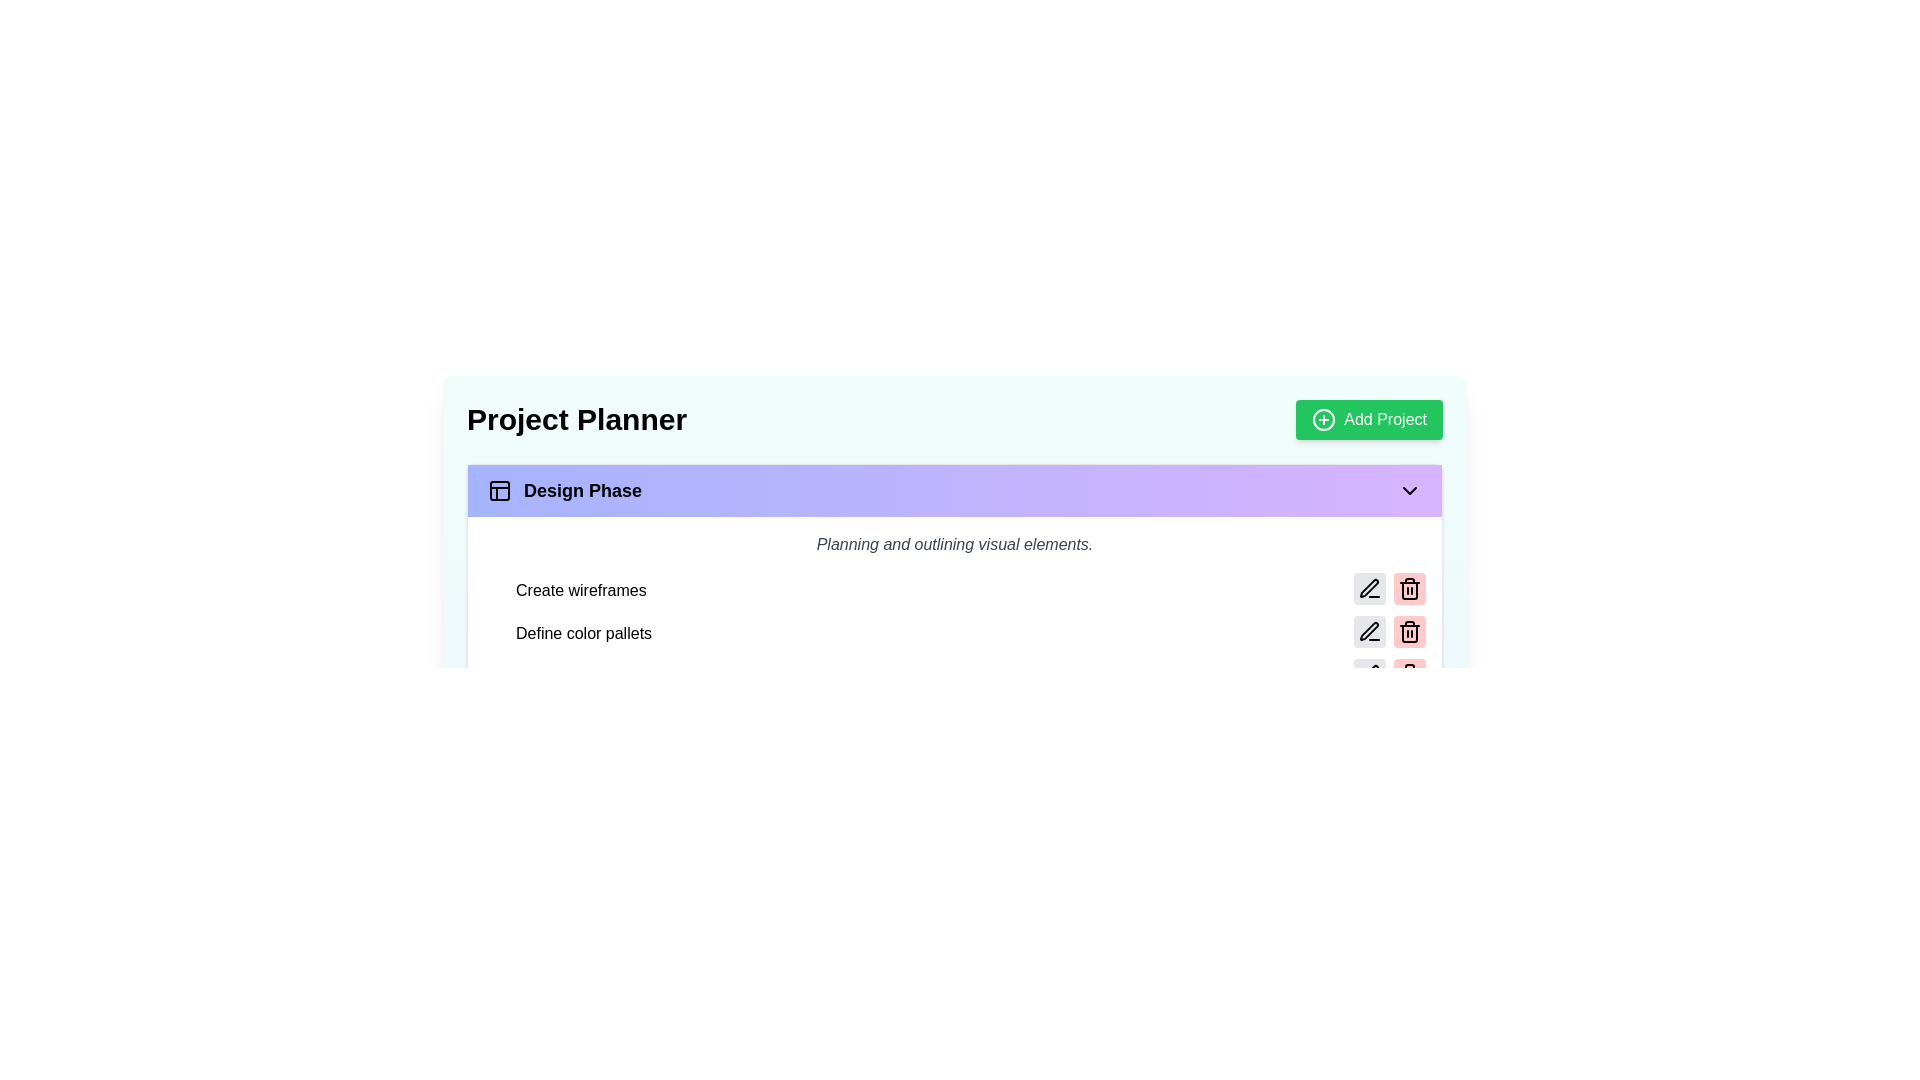 The width and height of the screenshot is (1920, 1080). Describe the element at coordinates (1409, 588) in the screenshot. I see `the red square button with rounded corners that features a black outlined trash bin icon, located in the 'Design Phase' section as the second button in a row` at that location.